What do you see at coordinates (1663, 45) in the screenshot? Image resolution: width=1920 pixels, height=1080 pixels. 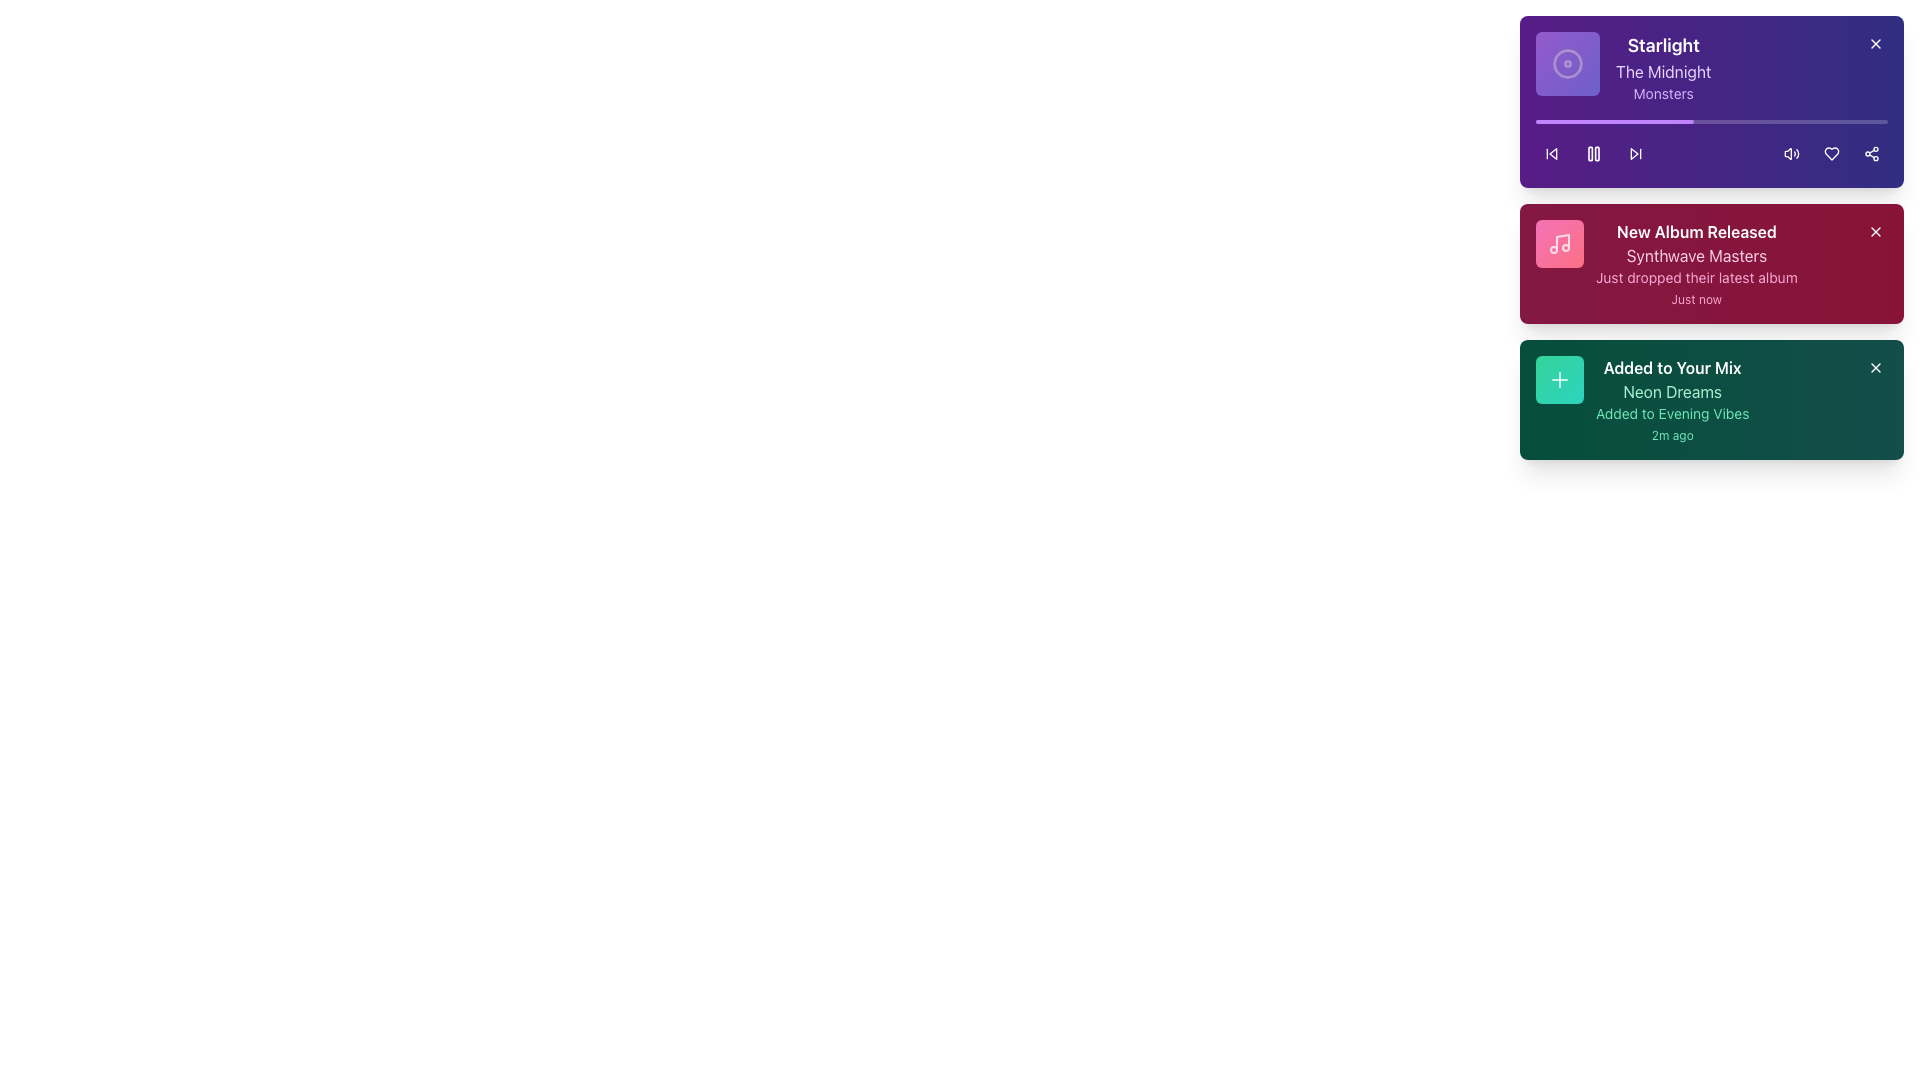 I see `the 'Starlight' text label displayed in bold white font against a purple background, located at the top of the notification card` at bounding box center [1663, 45].